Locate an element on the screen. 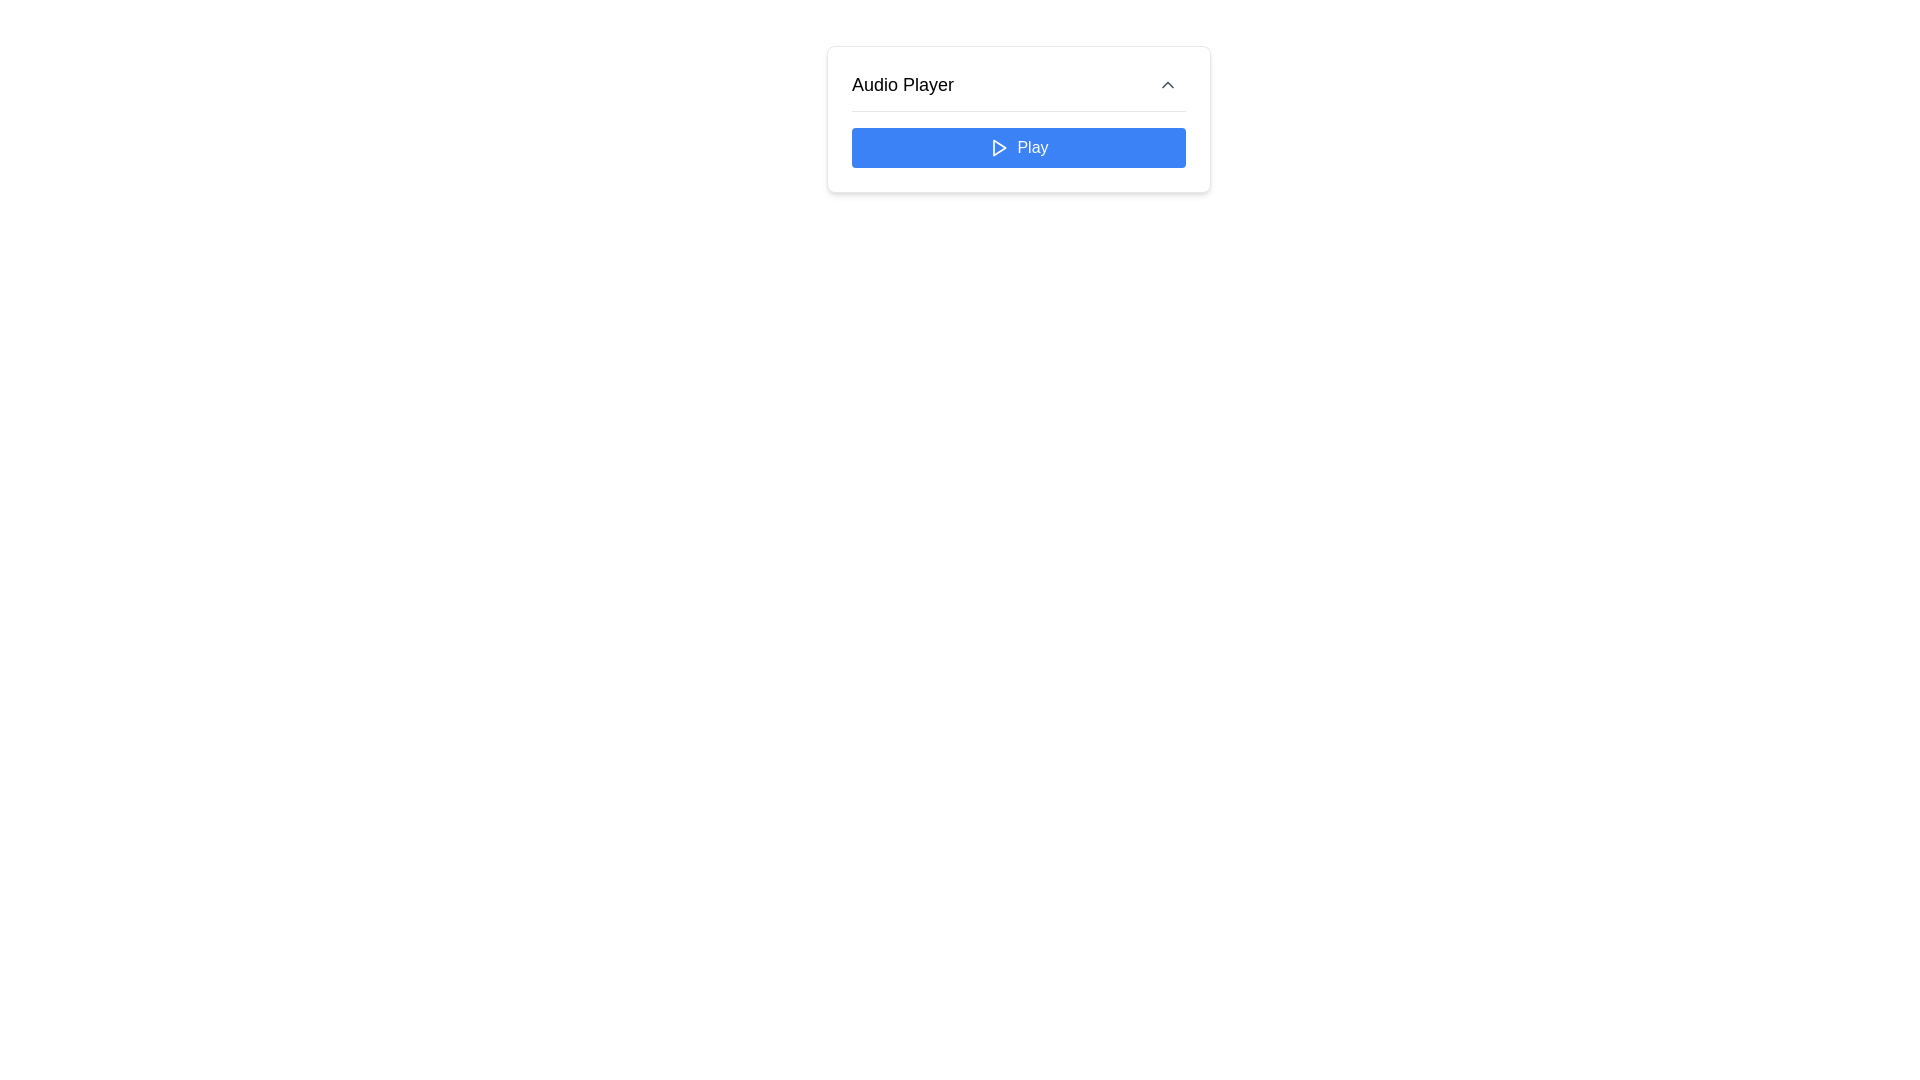  the 'Play' button label which initiates the playback functionality of the audio player is located at coordinates (1018, 146).